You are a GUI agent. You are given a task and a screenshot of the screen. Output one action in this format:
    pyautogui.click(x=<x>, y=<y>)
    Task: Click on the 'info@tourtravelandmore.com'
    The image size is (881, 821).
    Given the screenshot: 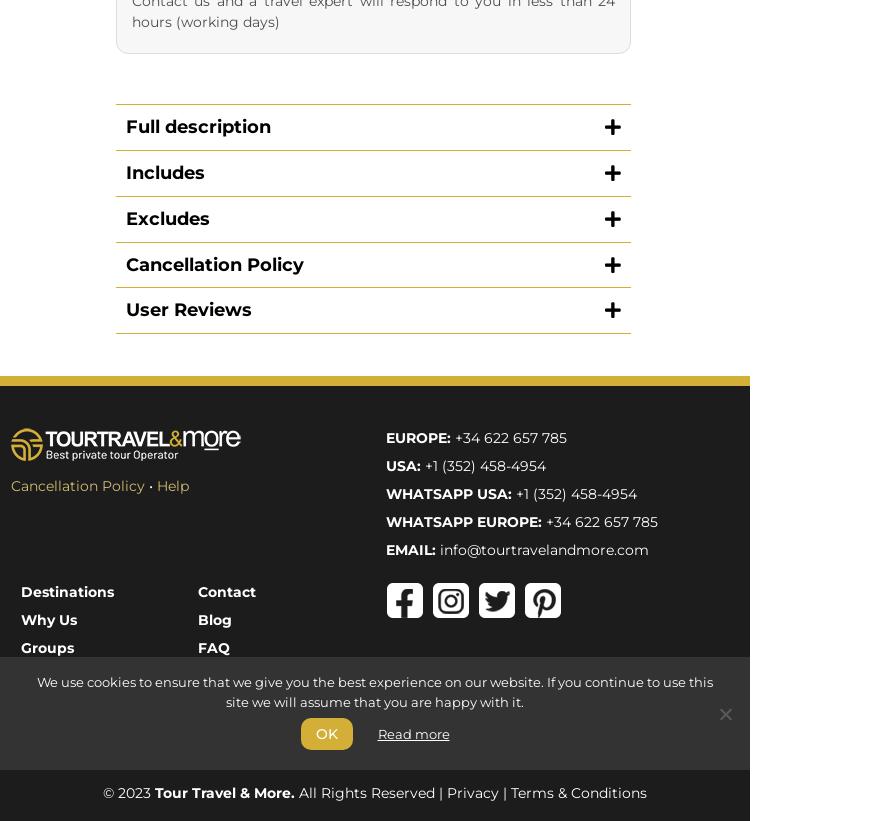 What is the action you would take?
    pyautogui.click(x=438, y=138)
    